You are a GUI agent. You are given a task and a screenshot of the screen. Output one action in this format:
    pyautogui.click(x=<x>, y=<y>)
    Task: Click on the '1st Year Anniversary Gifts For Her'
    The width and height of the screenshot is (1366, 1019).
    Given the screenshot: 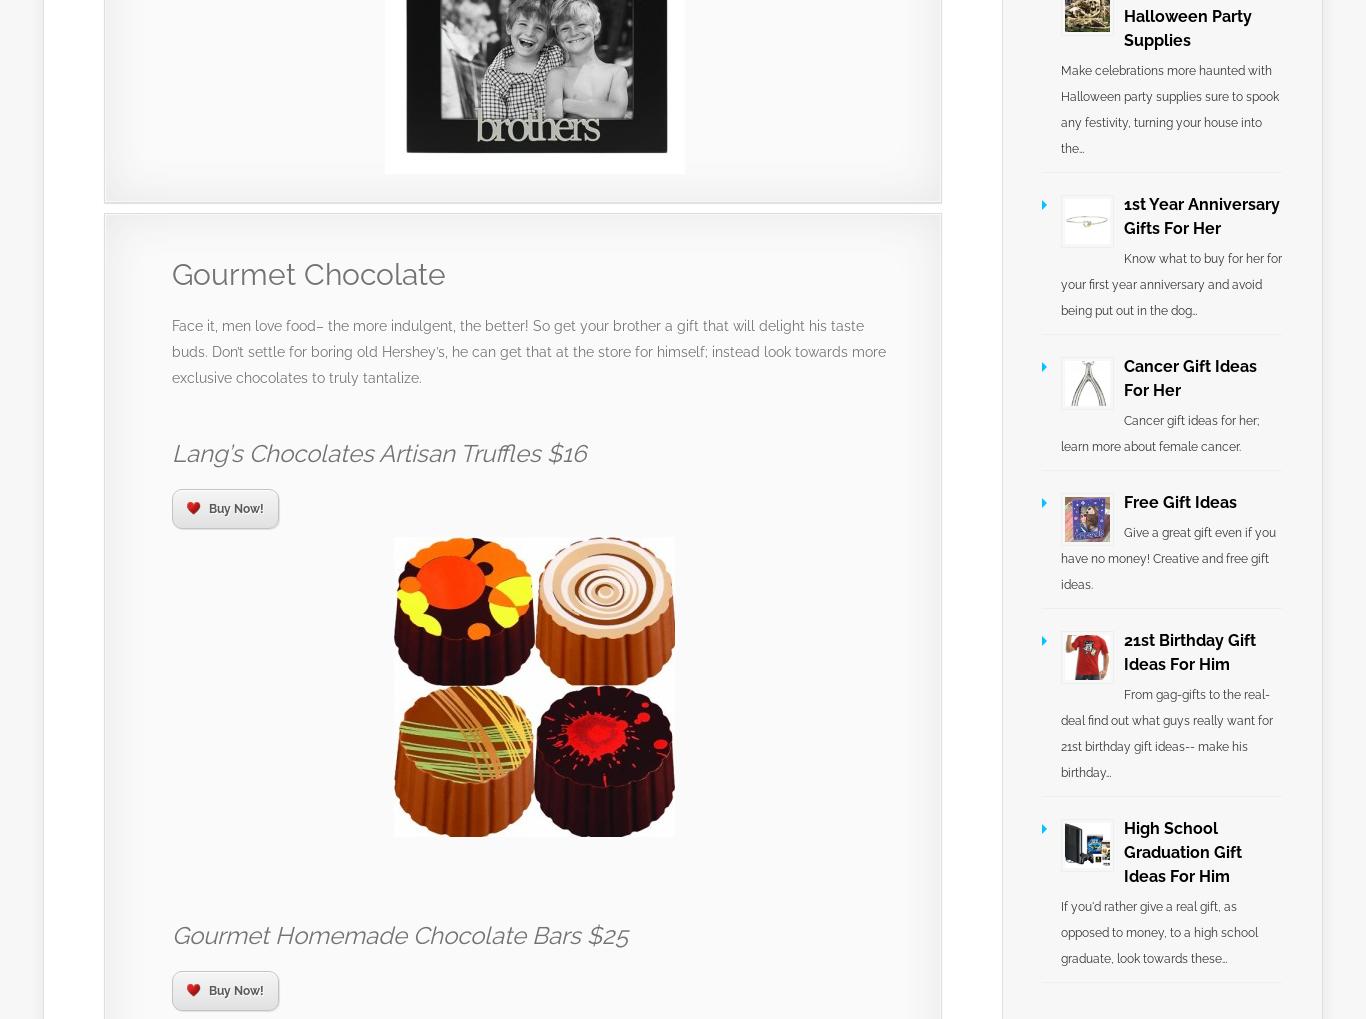 What is the action you would take?
    pyautogui.click(x=1201, y=215)
    